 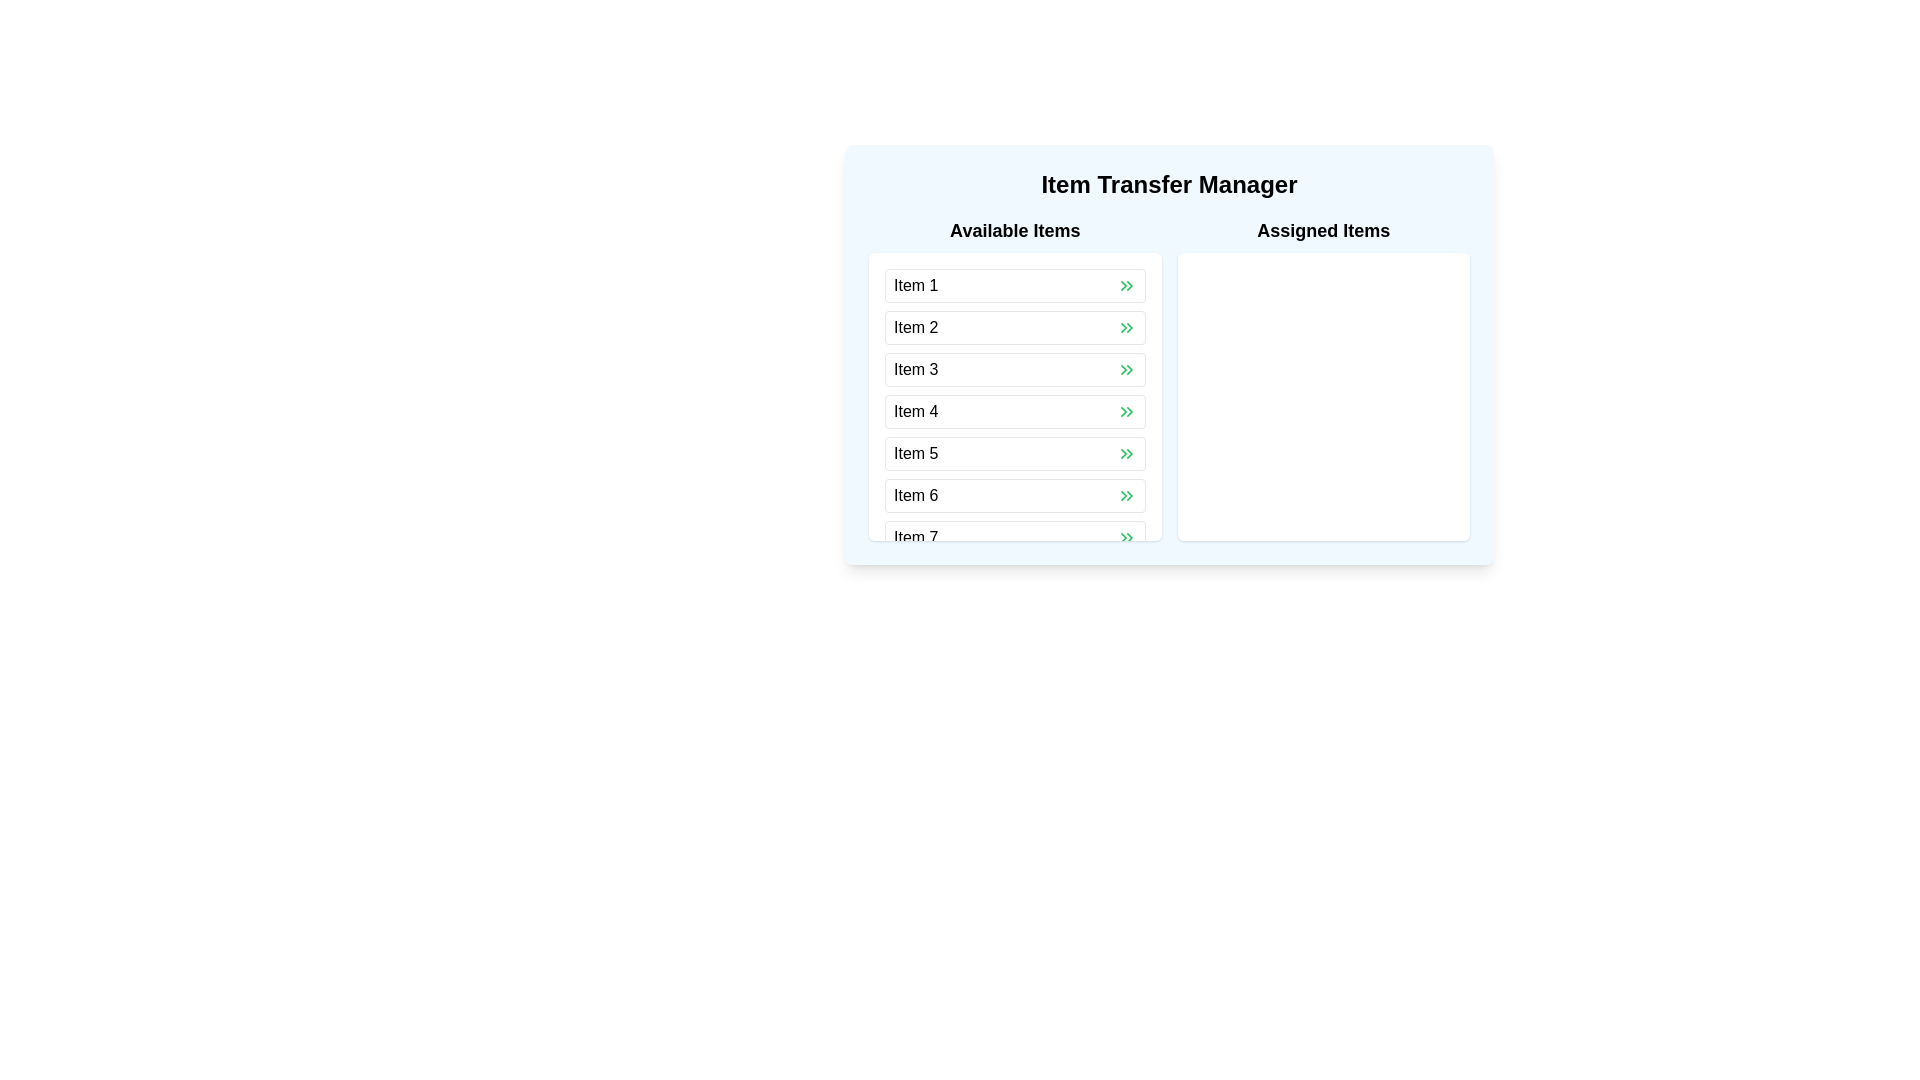 I want to click on the green chevron button located to the right of 'Item 1' in the 'Available Items' list of the 'Item Transfer Manager' interface to change its color for visual feedback, so click(x=1126, y=285).